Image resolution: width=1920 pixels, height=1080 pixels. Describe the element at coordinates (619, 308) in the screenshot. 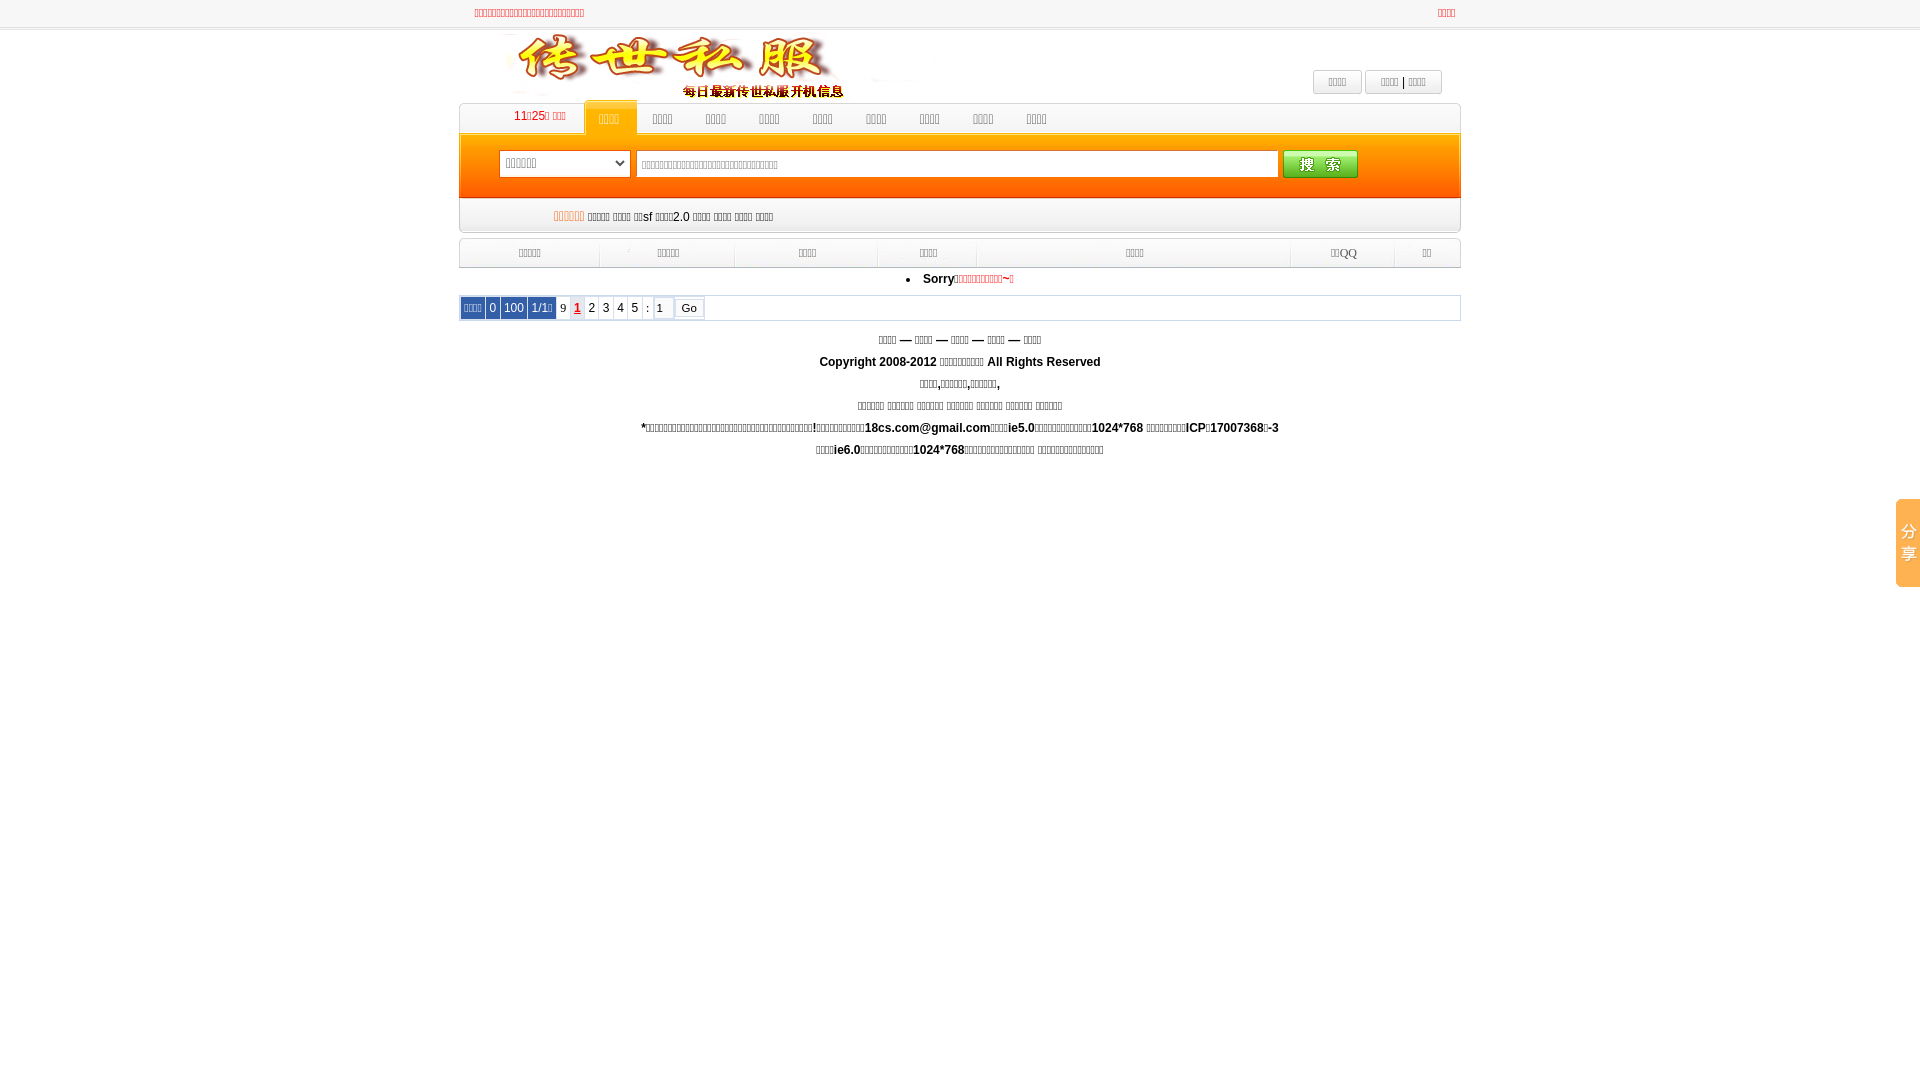

I see `'4'` at that location.